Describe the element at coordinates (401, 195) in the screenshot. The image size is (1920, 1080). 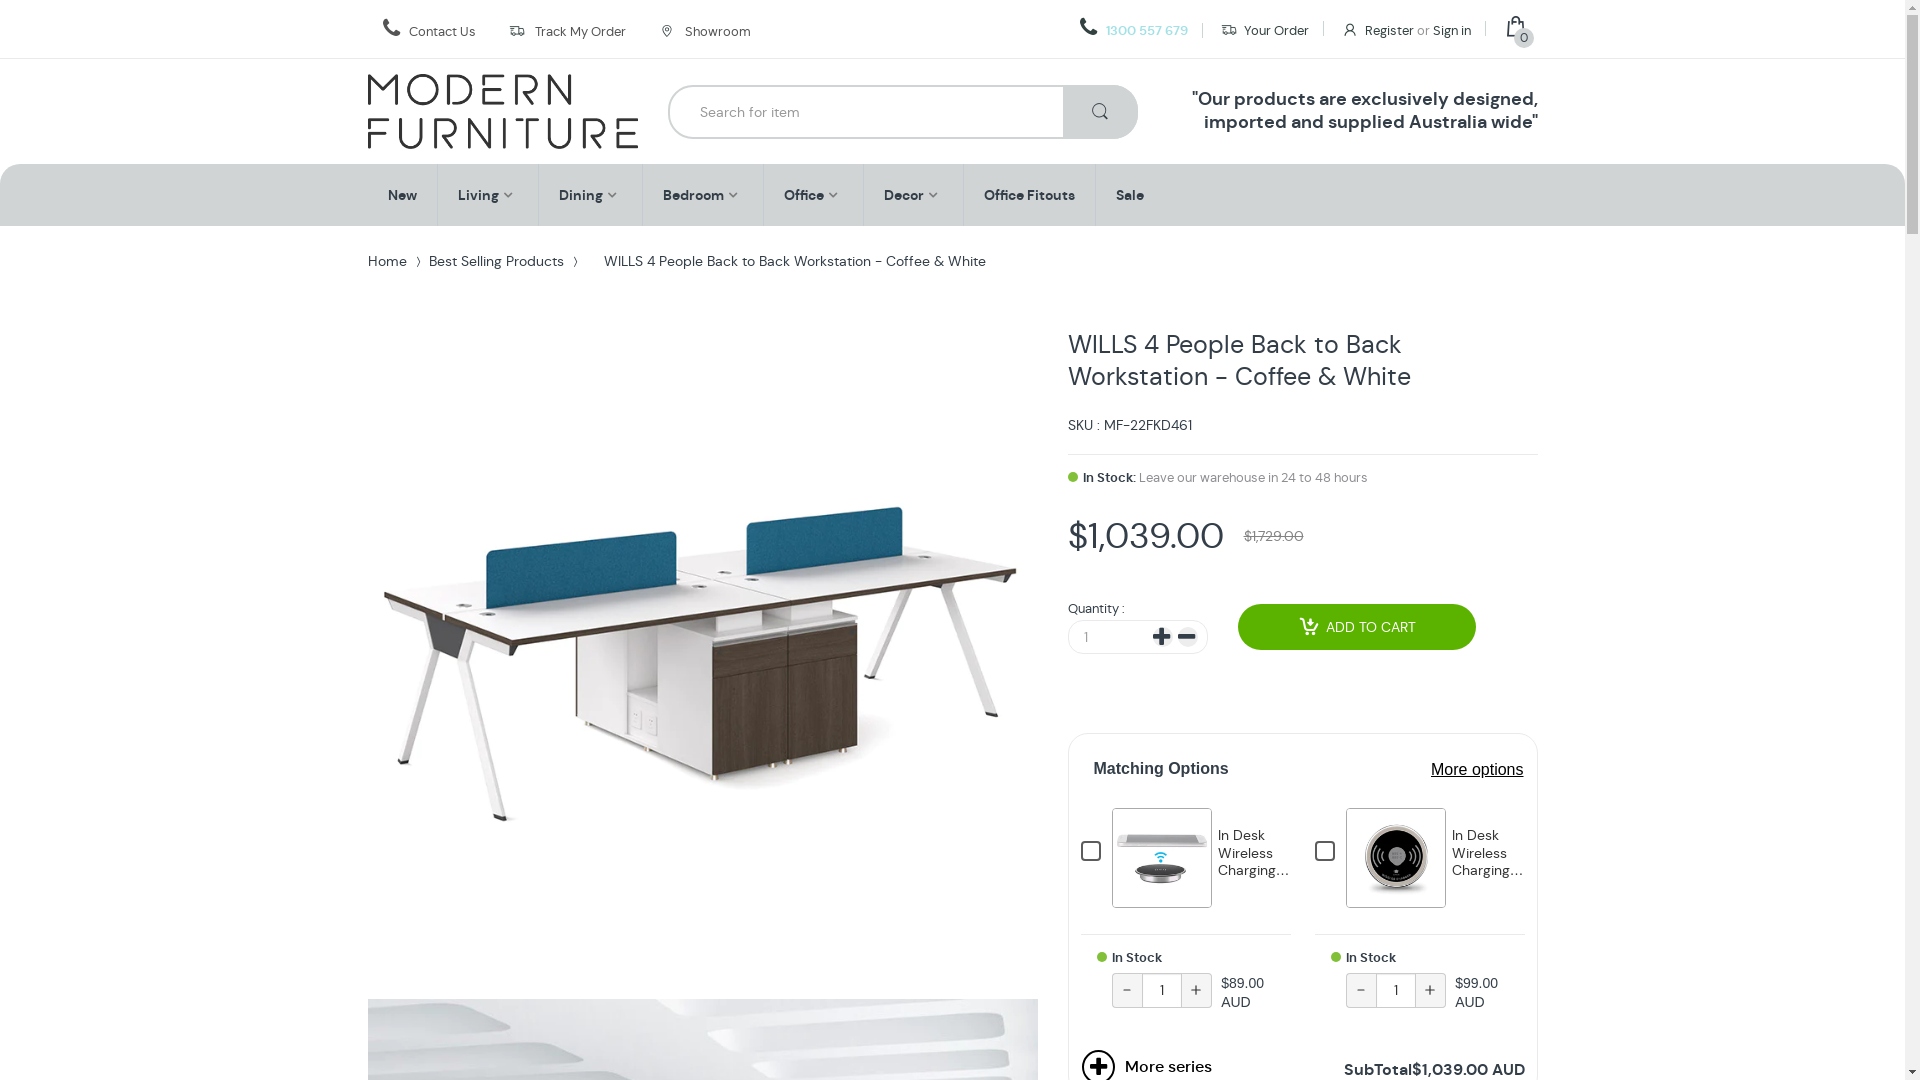
I see `'New'` at that location.